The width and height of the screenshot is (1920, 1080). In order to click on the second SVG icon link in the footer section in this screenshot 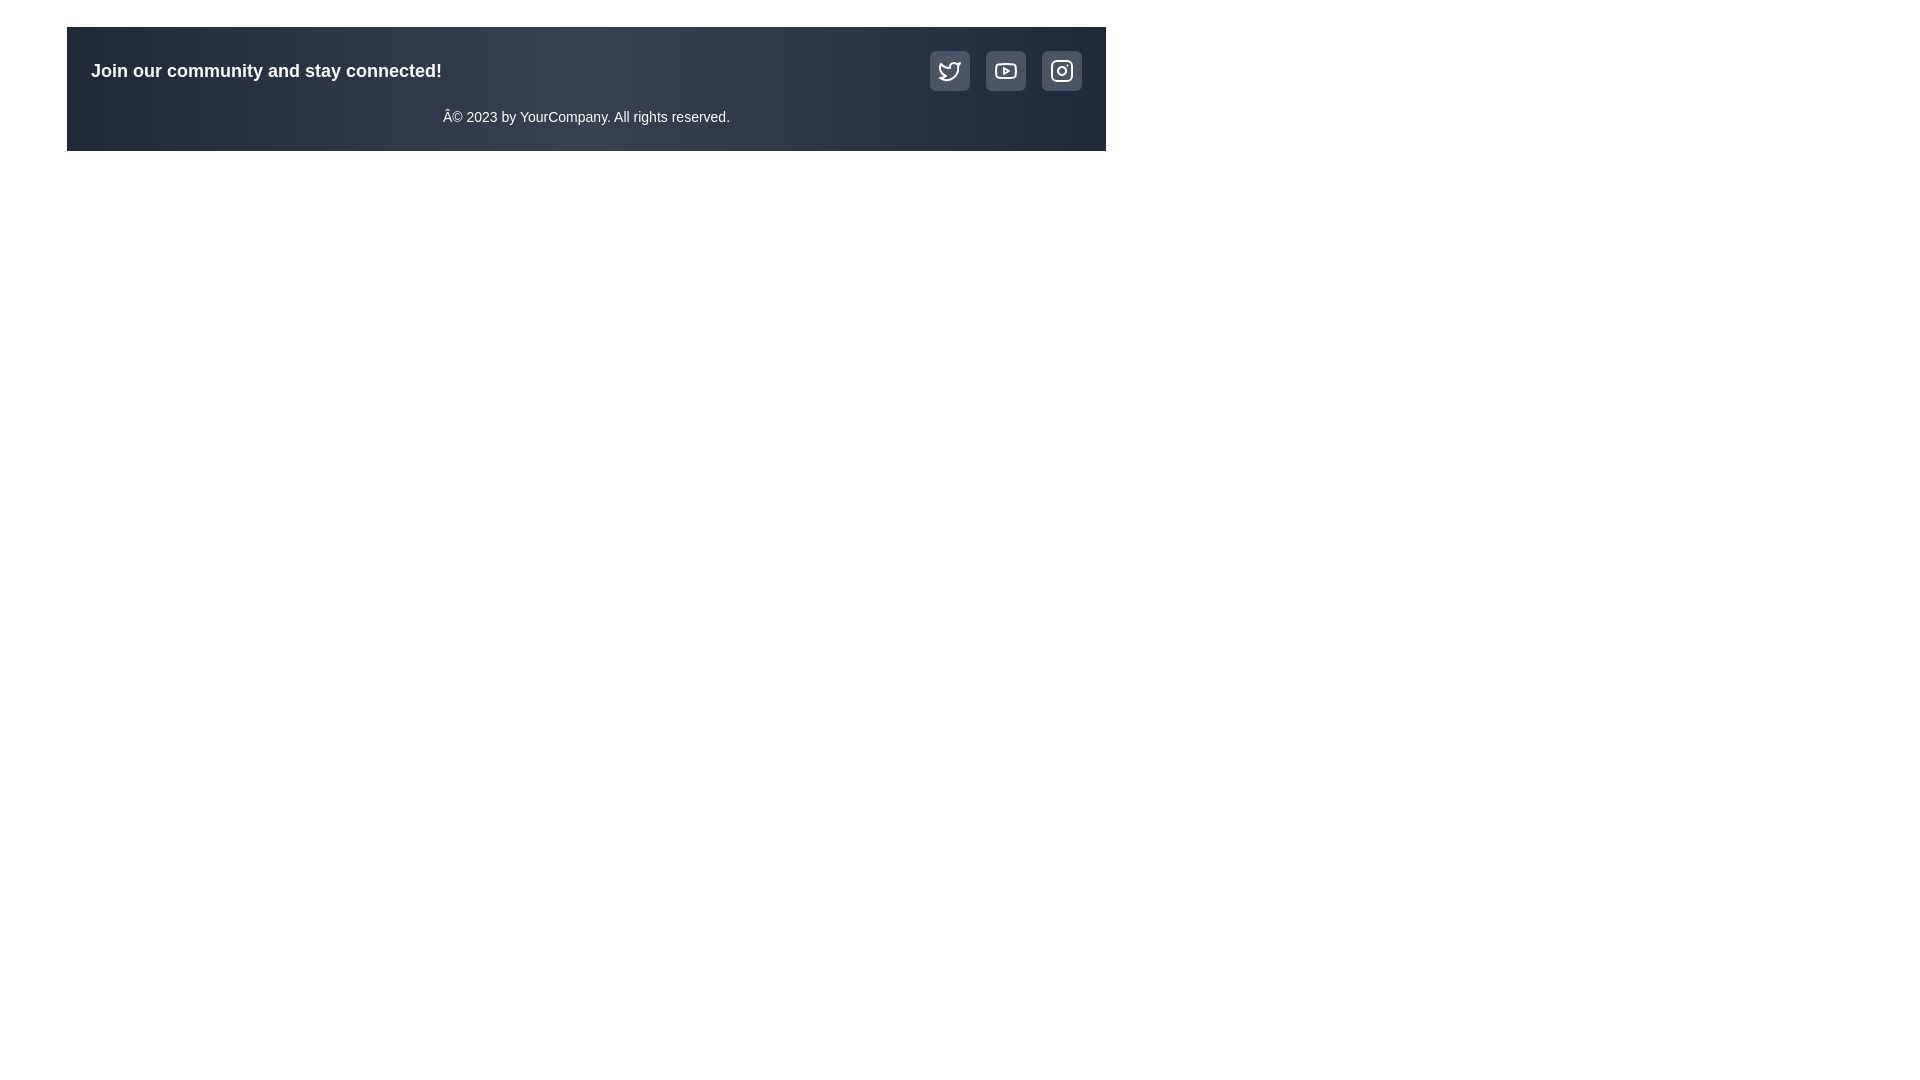, I will do `click(1006, 69)`.